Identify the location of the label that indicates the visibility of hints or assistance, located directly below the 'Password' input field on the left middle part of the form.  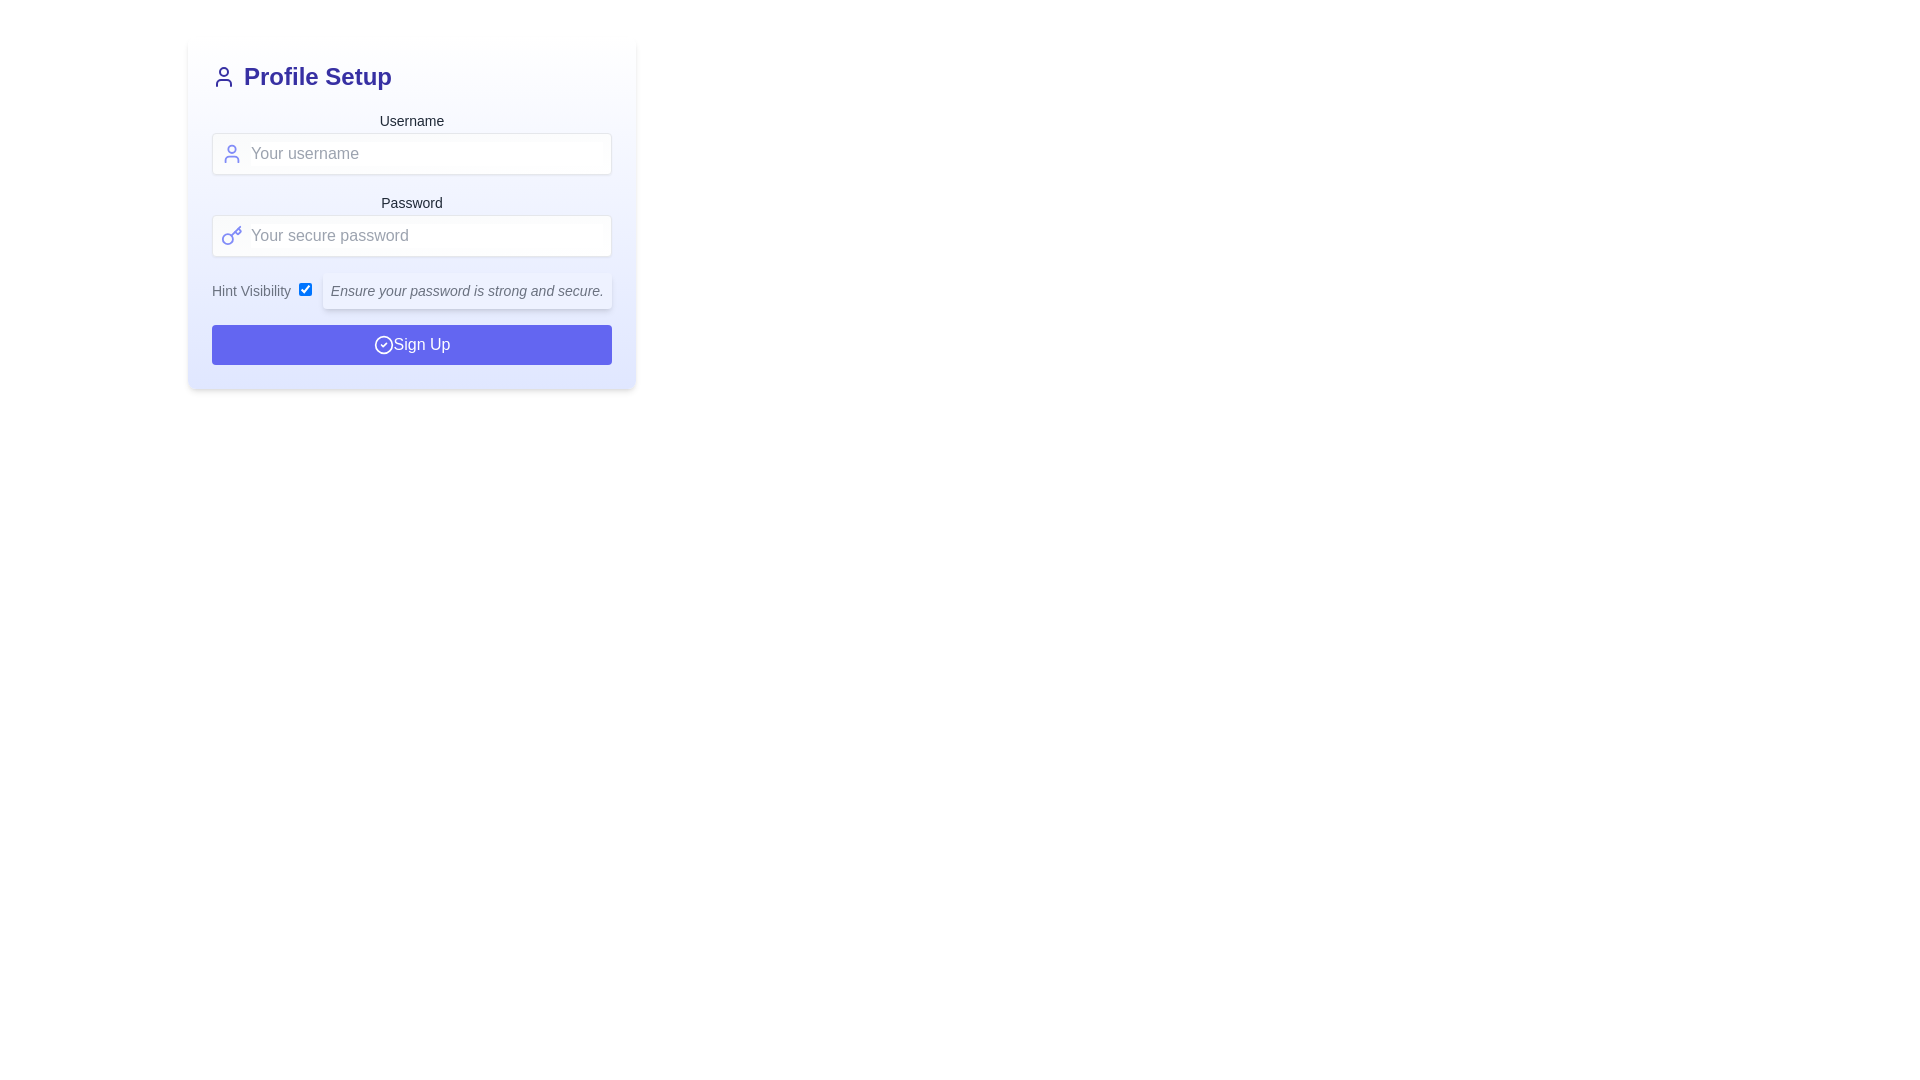
(261, 290).